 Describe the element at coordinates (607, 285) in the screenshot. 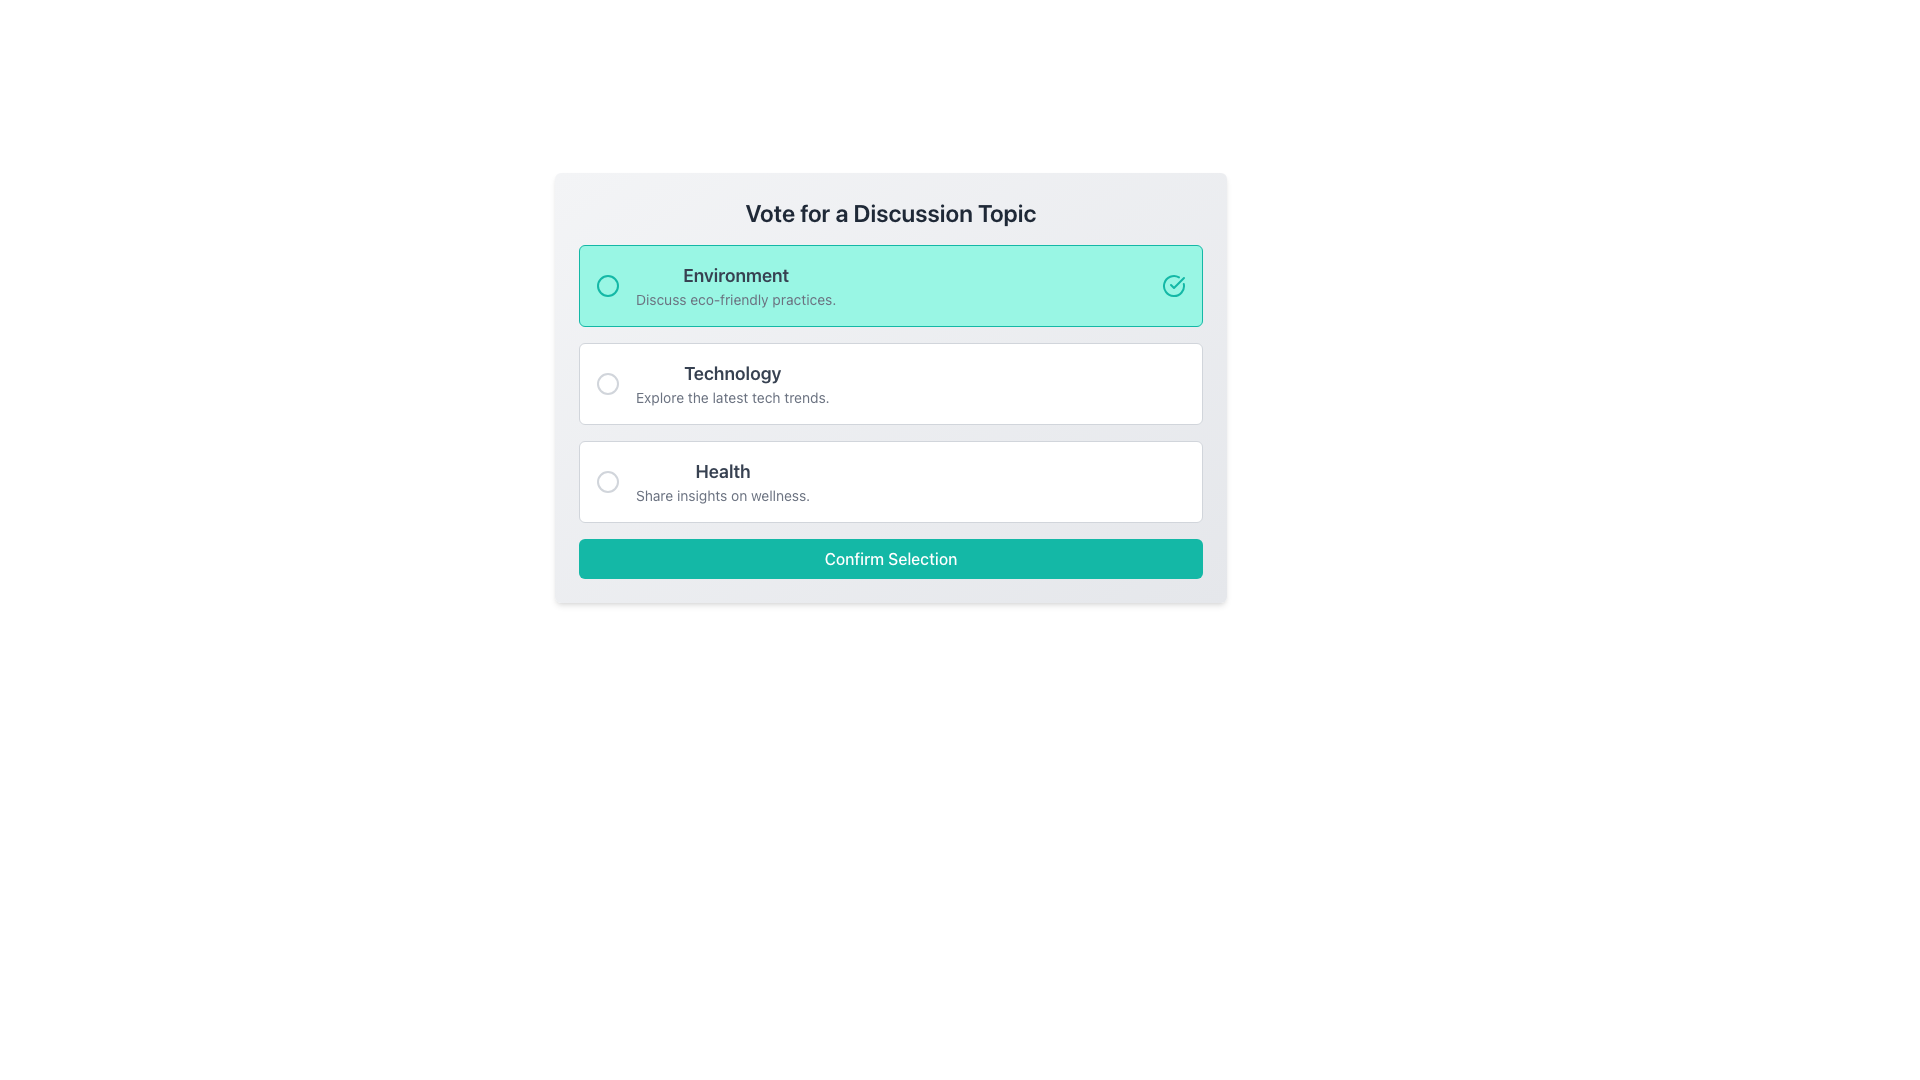

I see `the circular teal outlined button` at that location.